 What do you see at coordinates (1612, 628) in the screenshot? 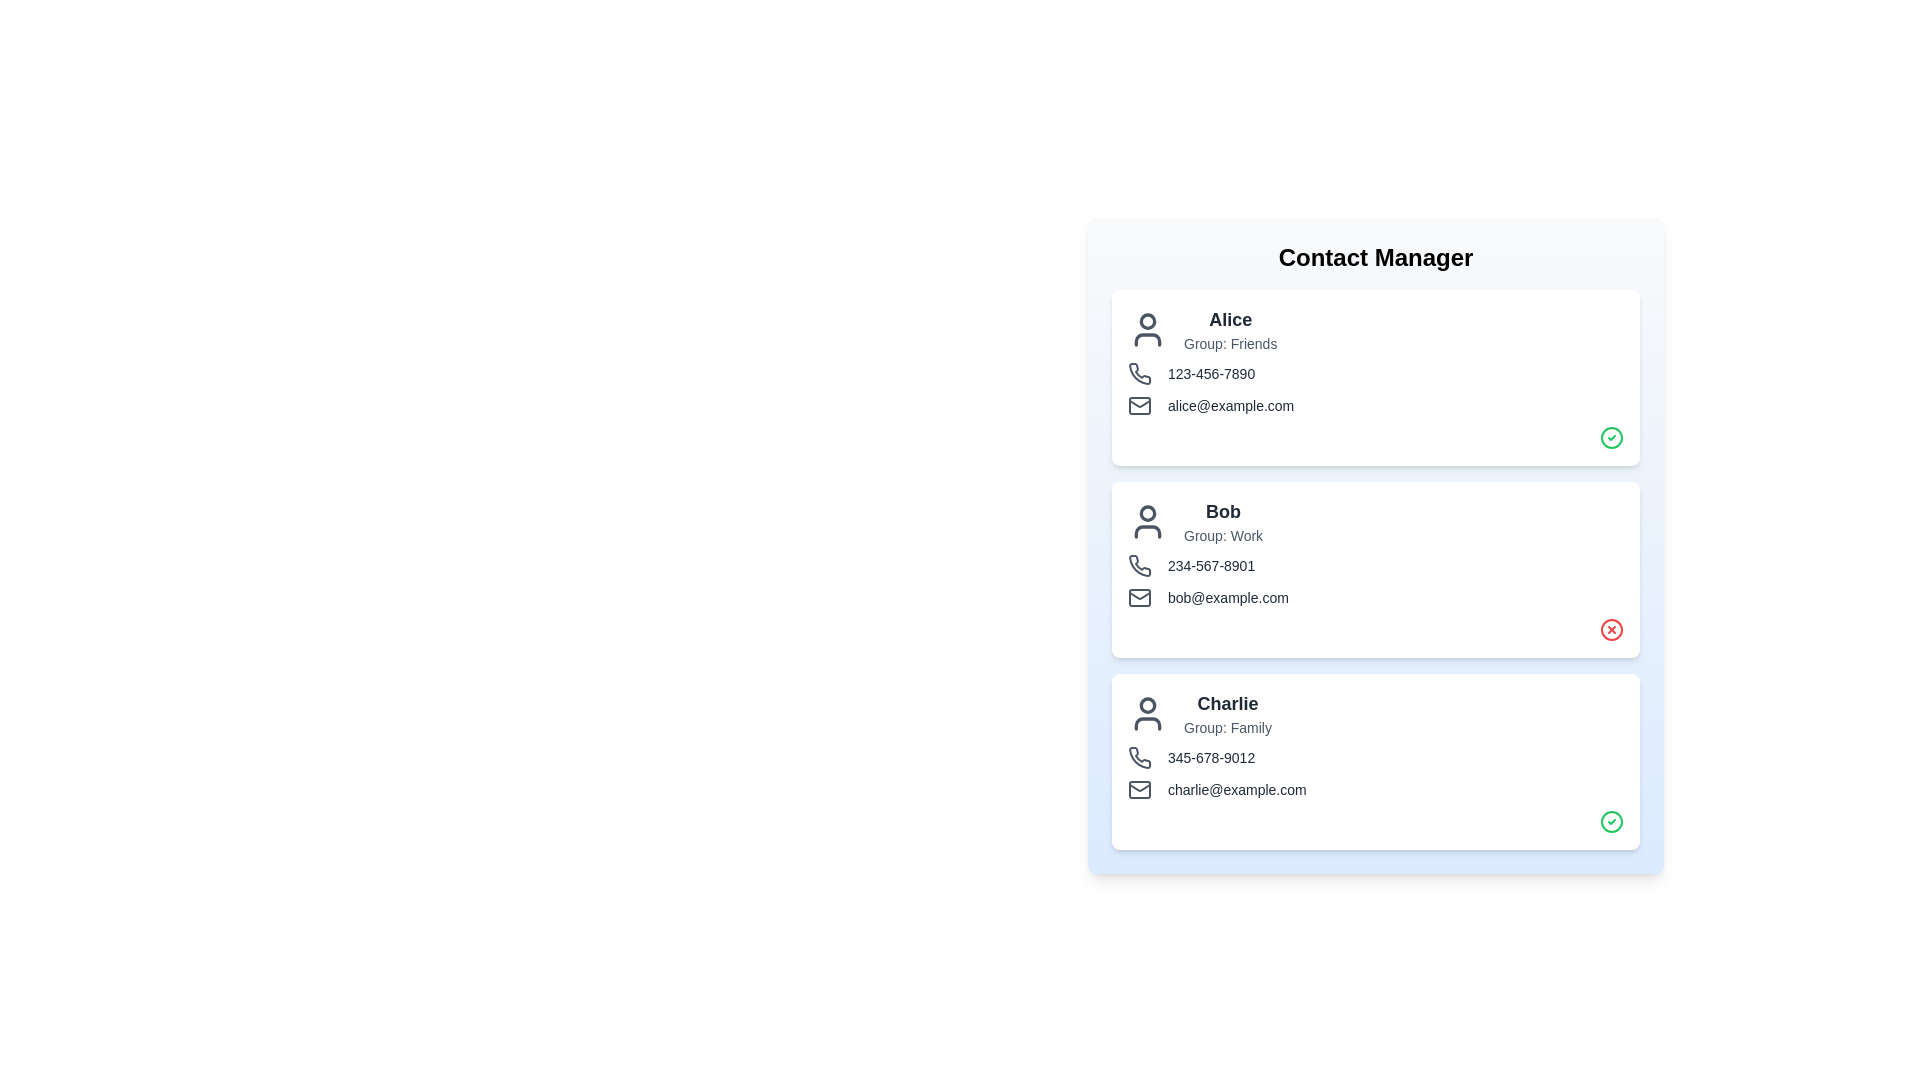
I see `the verification icon for Bob` at bounding box center [1612, 628].